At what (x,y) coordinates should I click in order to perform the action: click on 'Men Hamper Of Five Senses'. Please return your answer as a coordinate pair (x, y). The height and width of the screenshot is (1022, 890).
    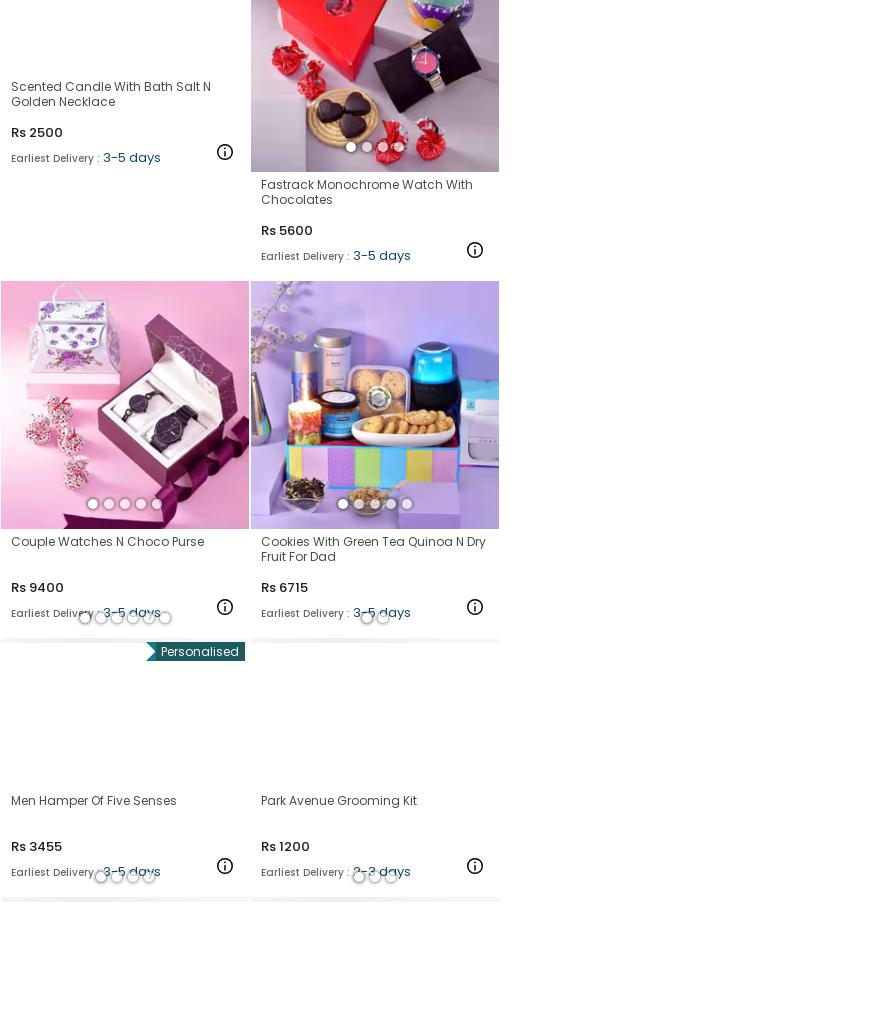
    Looking at the image, I should click on (92, 799).